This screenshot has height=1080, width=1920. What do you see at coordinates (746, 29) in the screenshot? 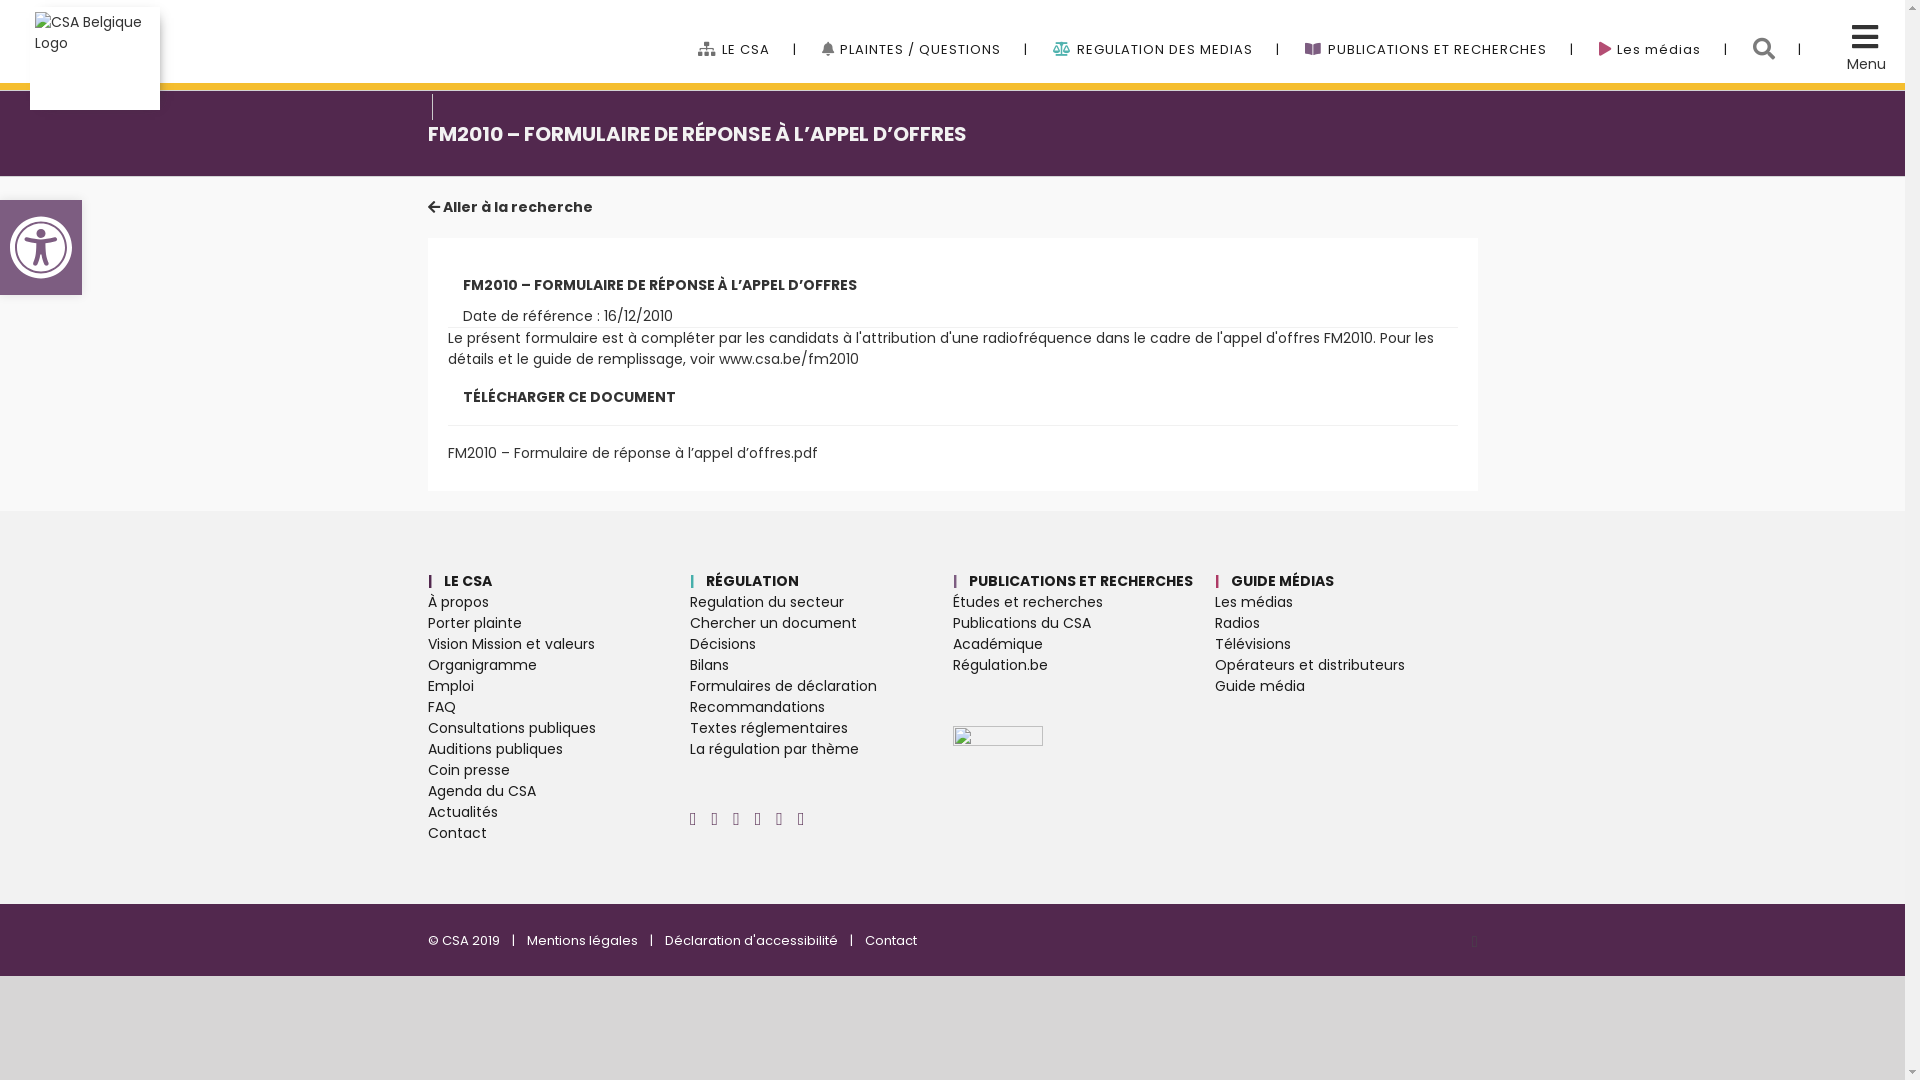
I see `'LE CSA'` at bounding box center [746, 29].